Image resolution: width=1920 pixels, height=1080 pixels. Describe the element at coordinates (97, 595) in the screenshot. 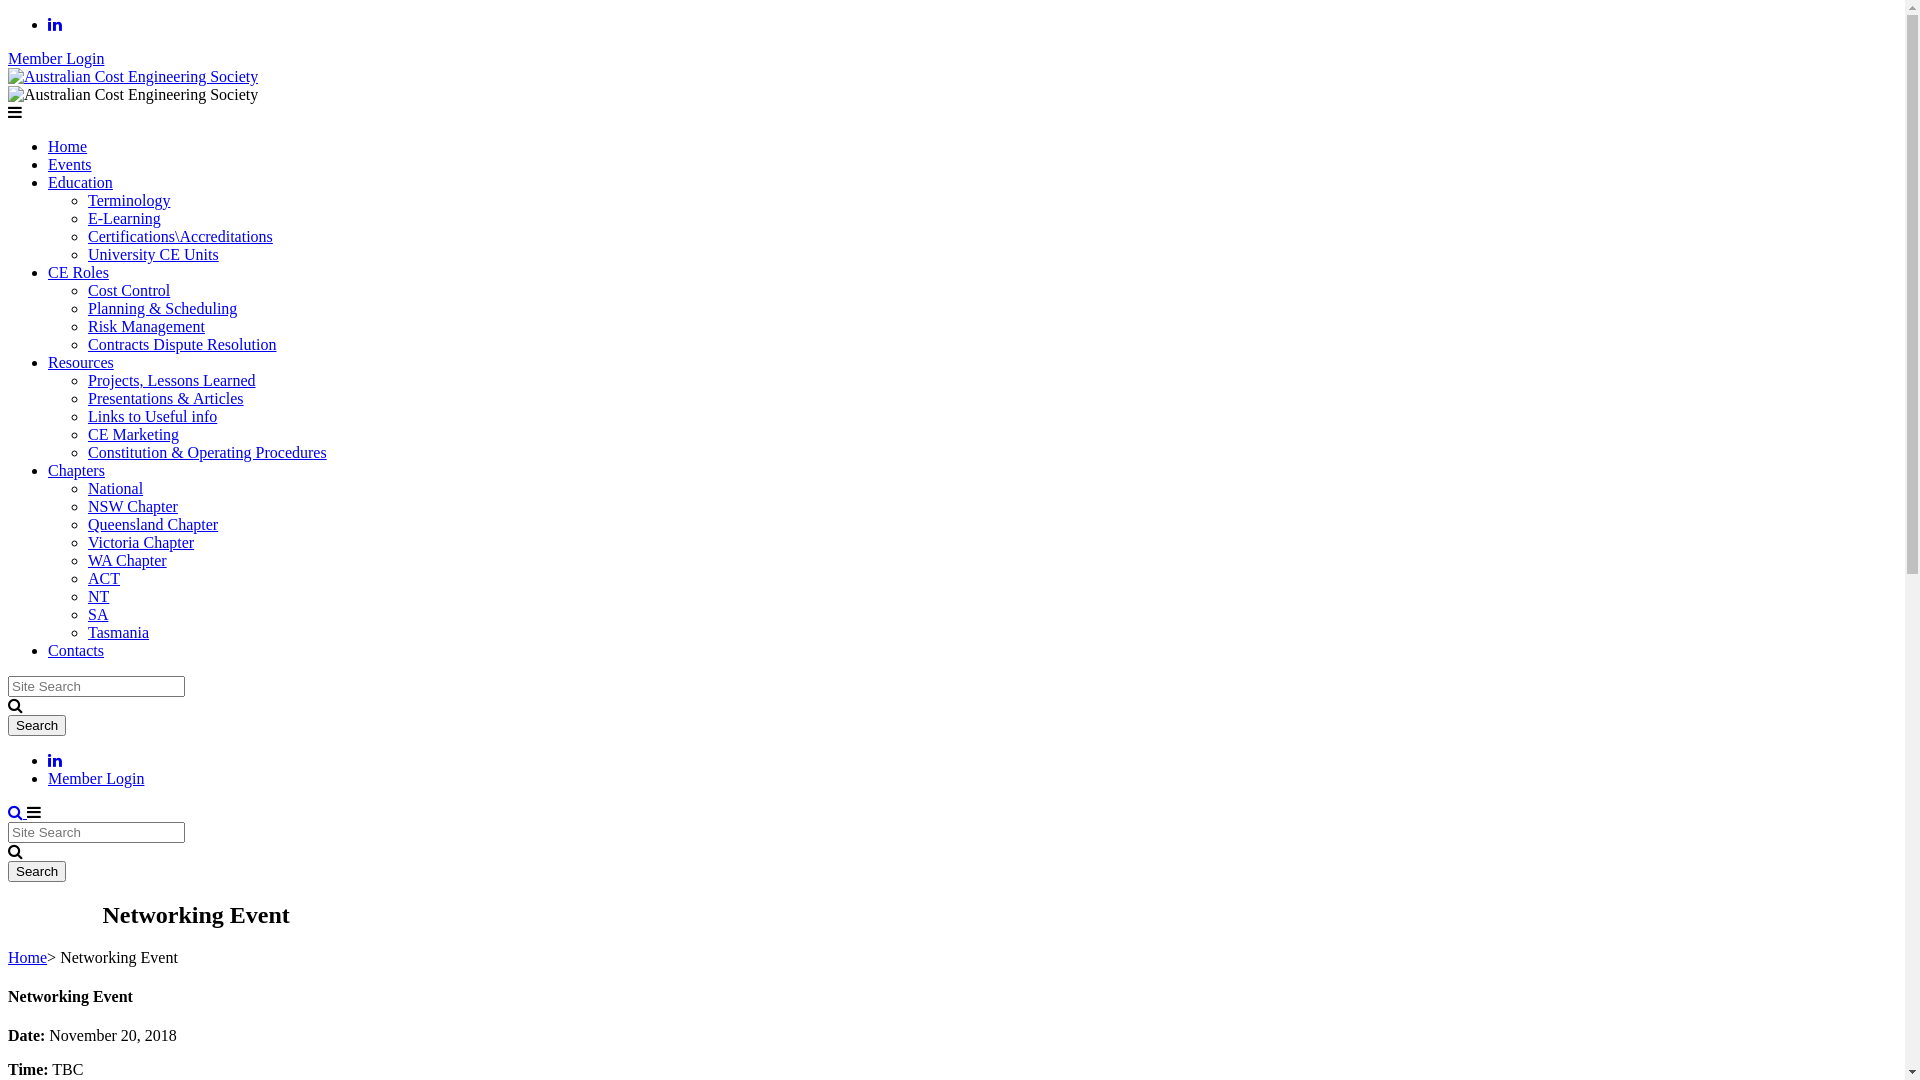

I see `'NT'` at that location.